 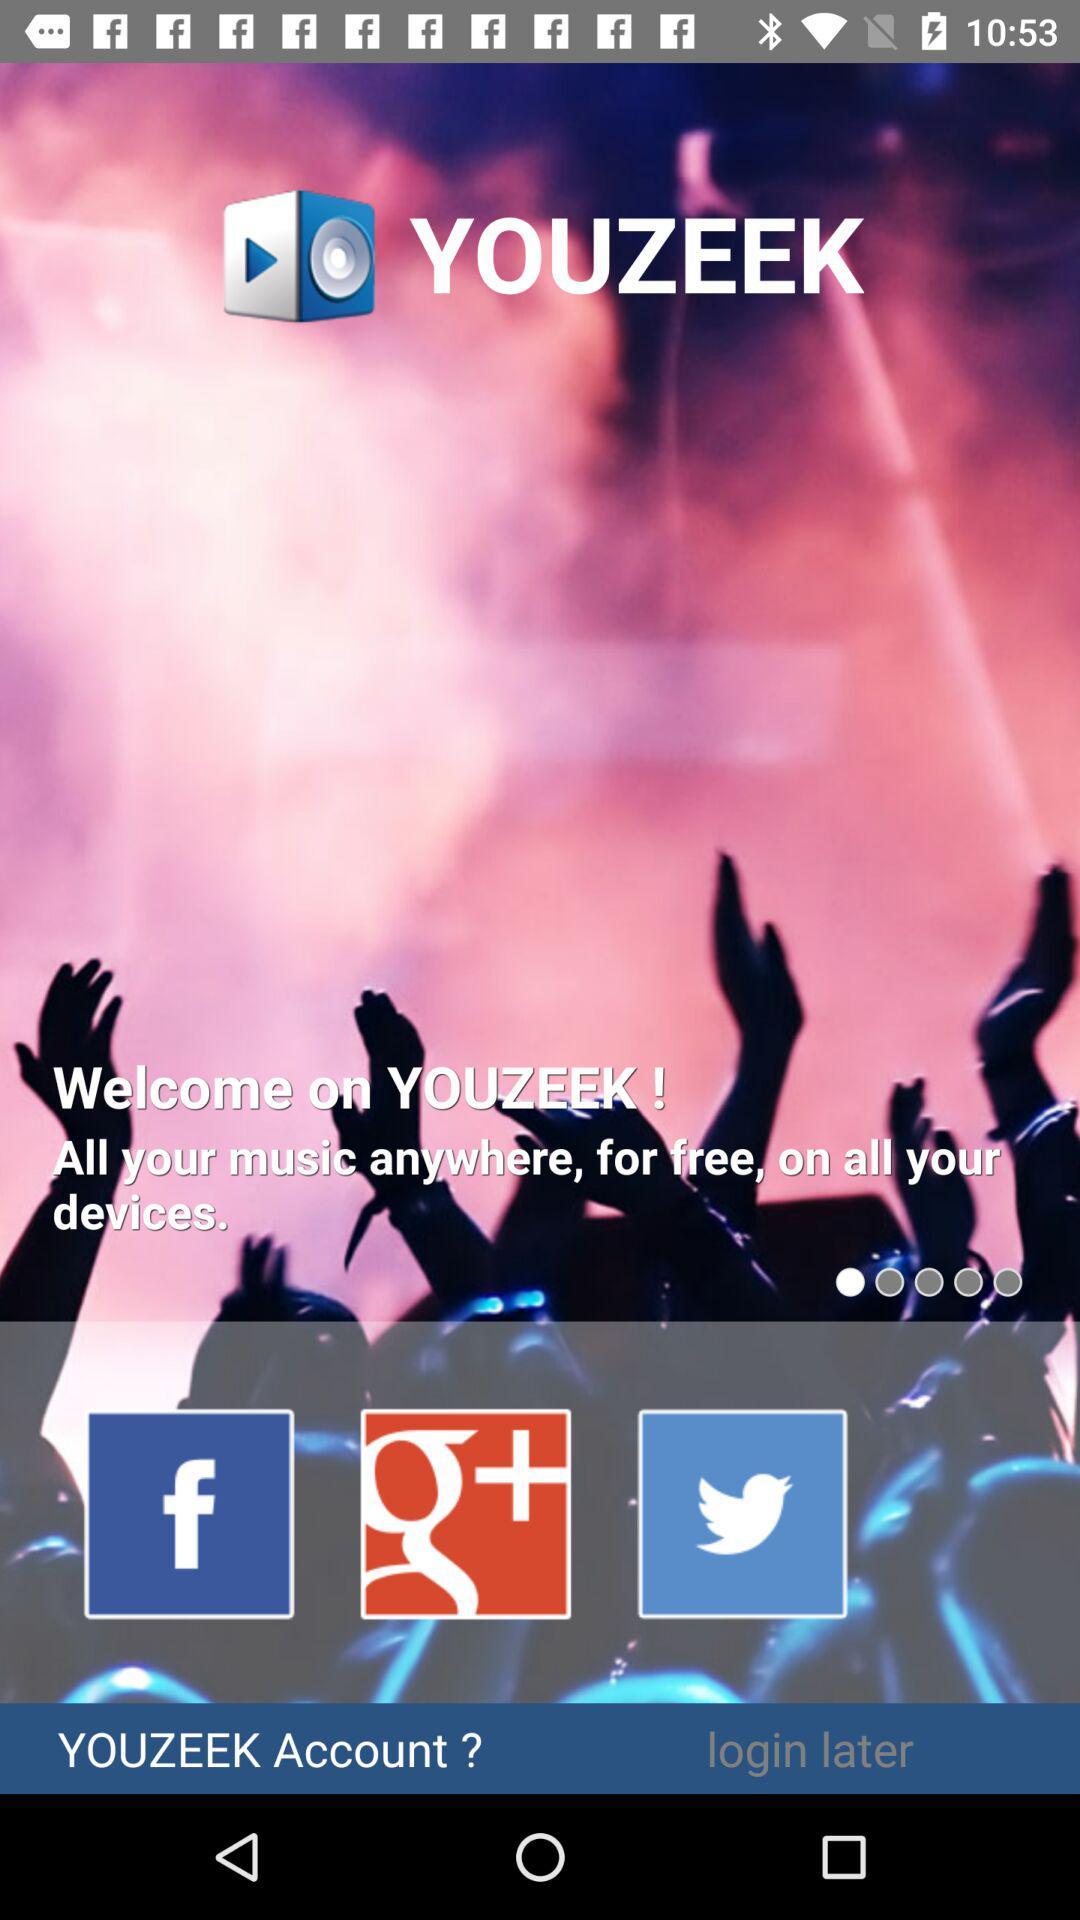 What do you see at coordinates (467, 1512) in the screenshot?
I see `the icon below the all your music` at bounding box center [467, 1512].